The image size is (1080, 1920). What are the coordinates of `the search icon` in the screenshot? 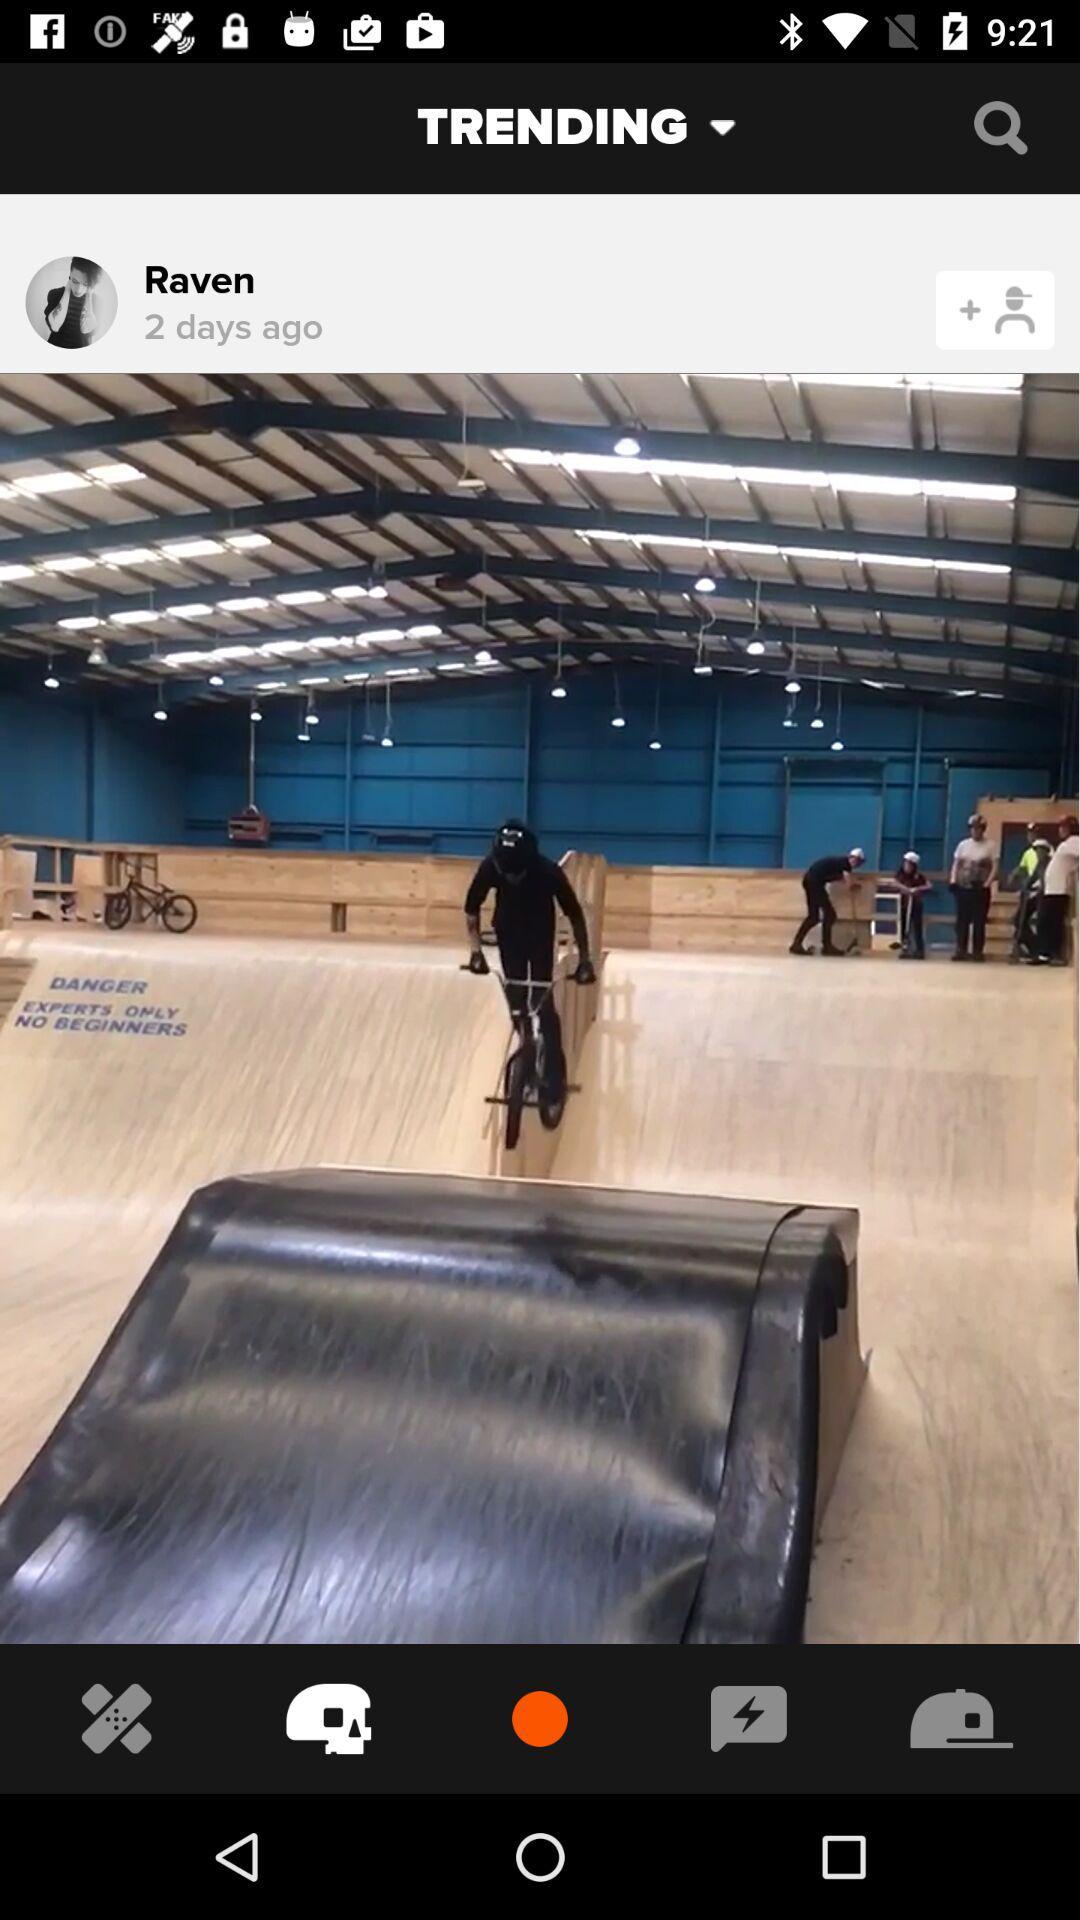 It's located at (1000, 126).